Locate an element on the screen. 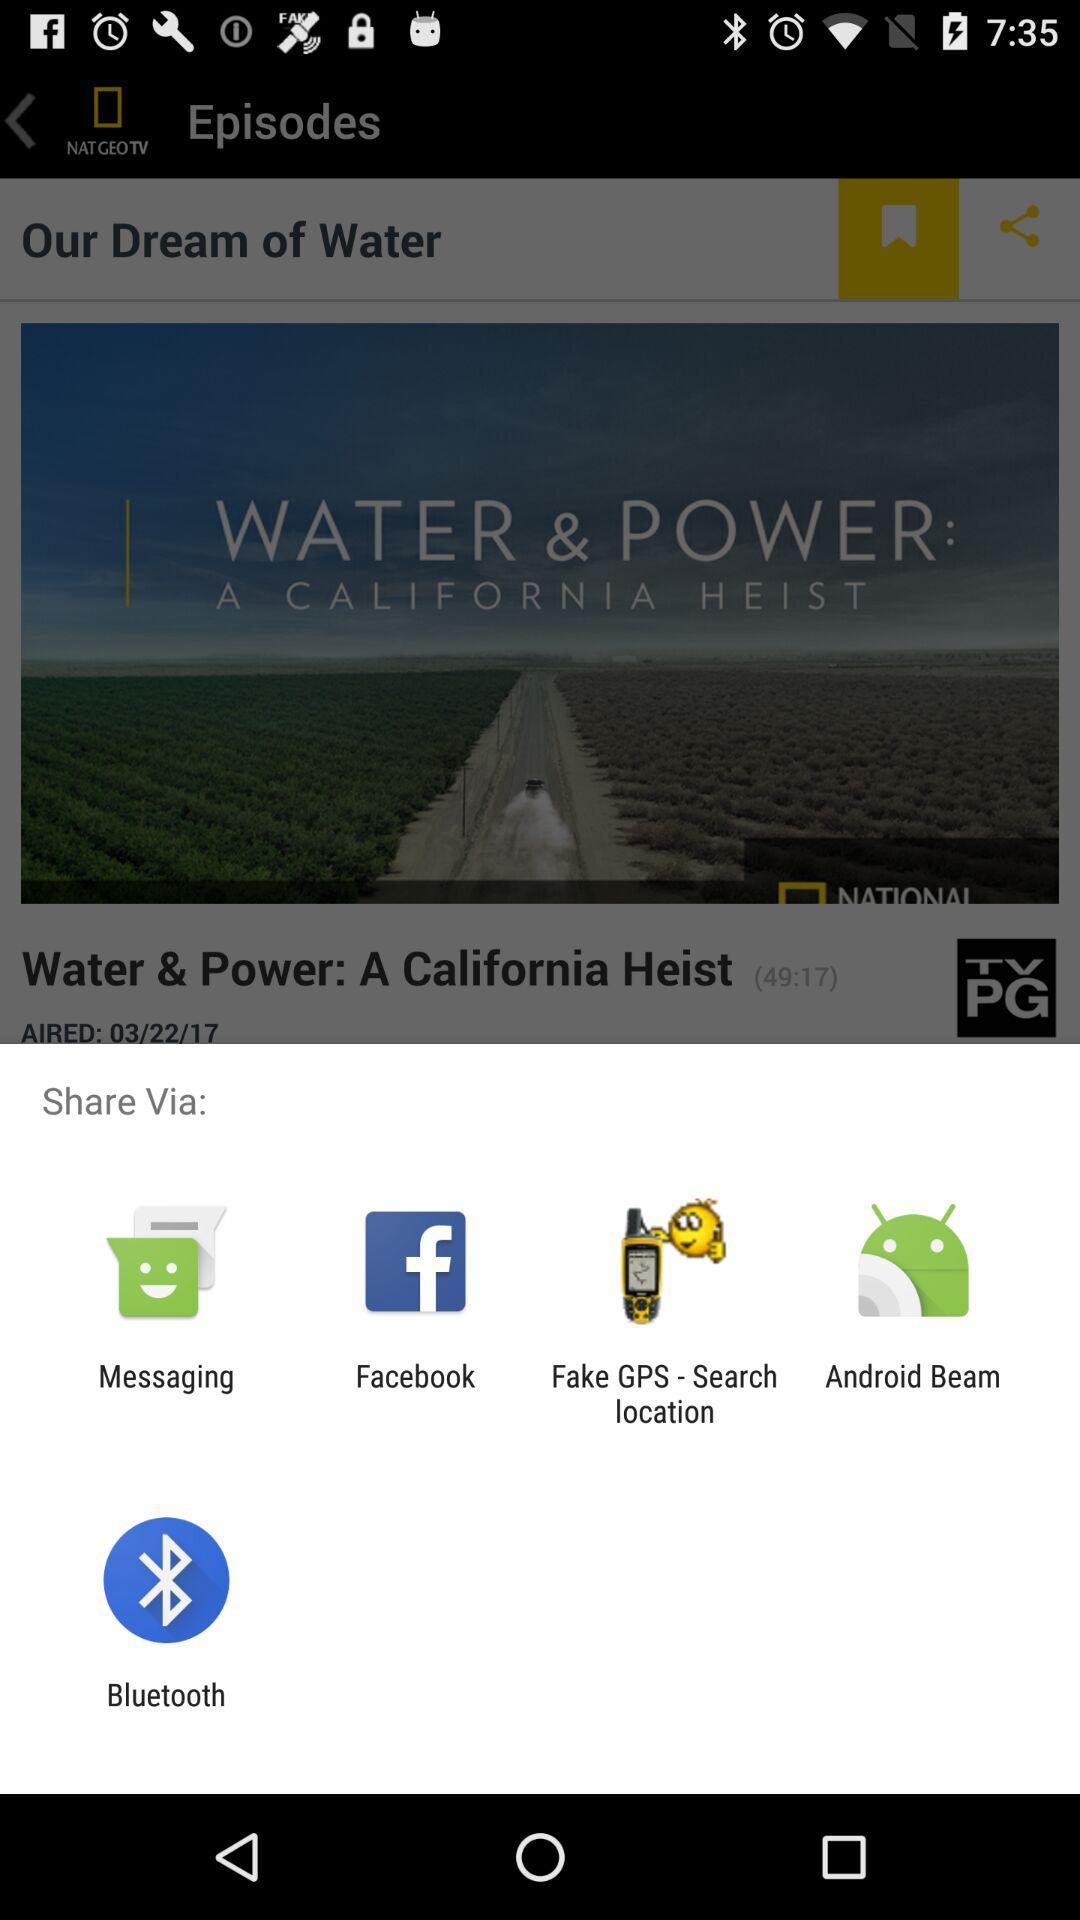  bluetooth app is located at coordinates (165, 1711).